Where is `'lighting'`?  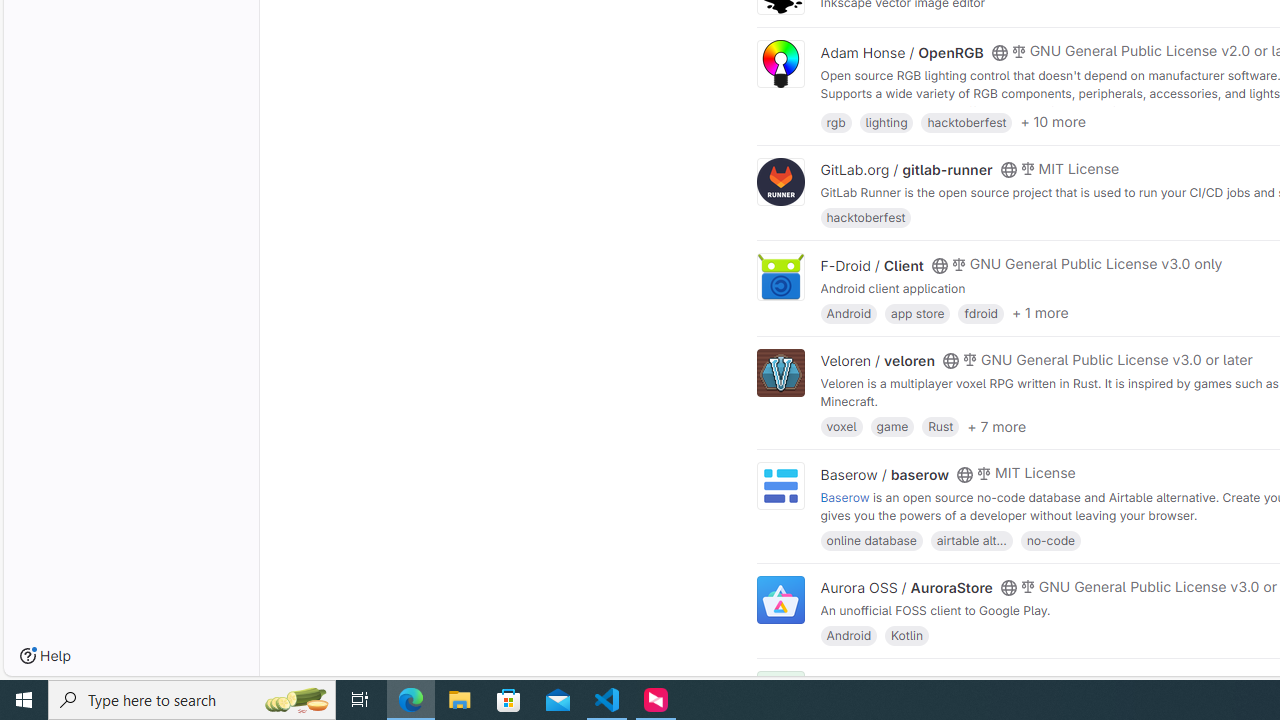 'lighting' is located at coordinates (885, 121).